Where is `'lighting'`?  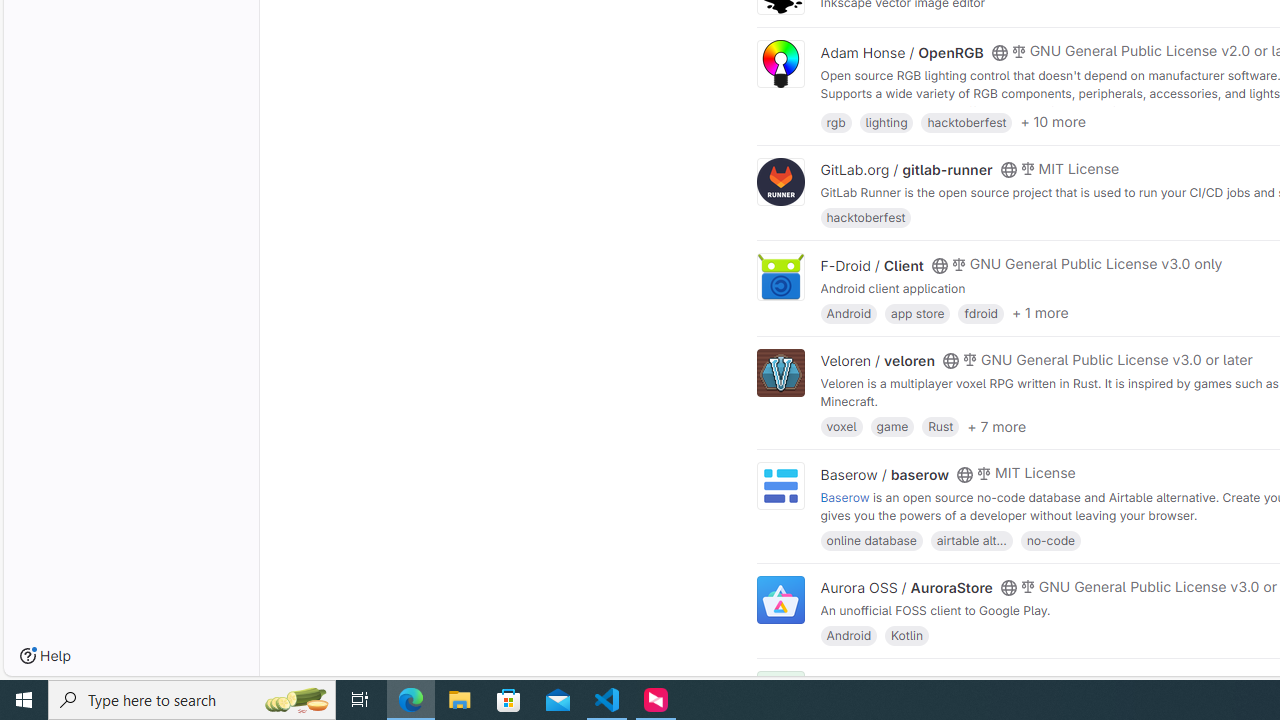 'lighting' is located at coordinates (885, 121).